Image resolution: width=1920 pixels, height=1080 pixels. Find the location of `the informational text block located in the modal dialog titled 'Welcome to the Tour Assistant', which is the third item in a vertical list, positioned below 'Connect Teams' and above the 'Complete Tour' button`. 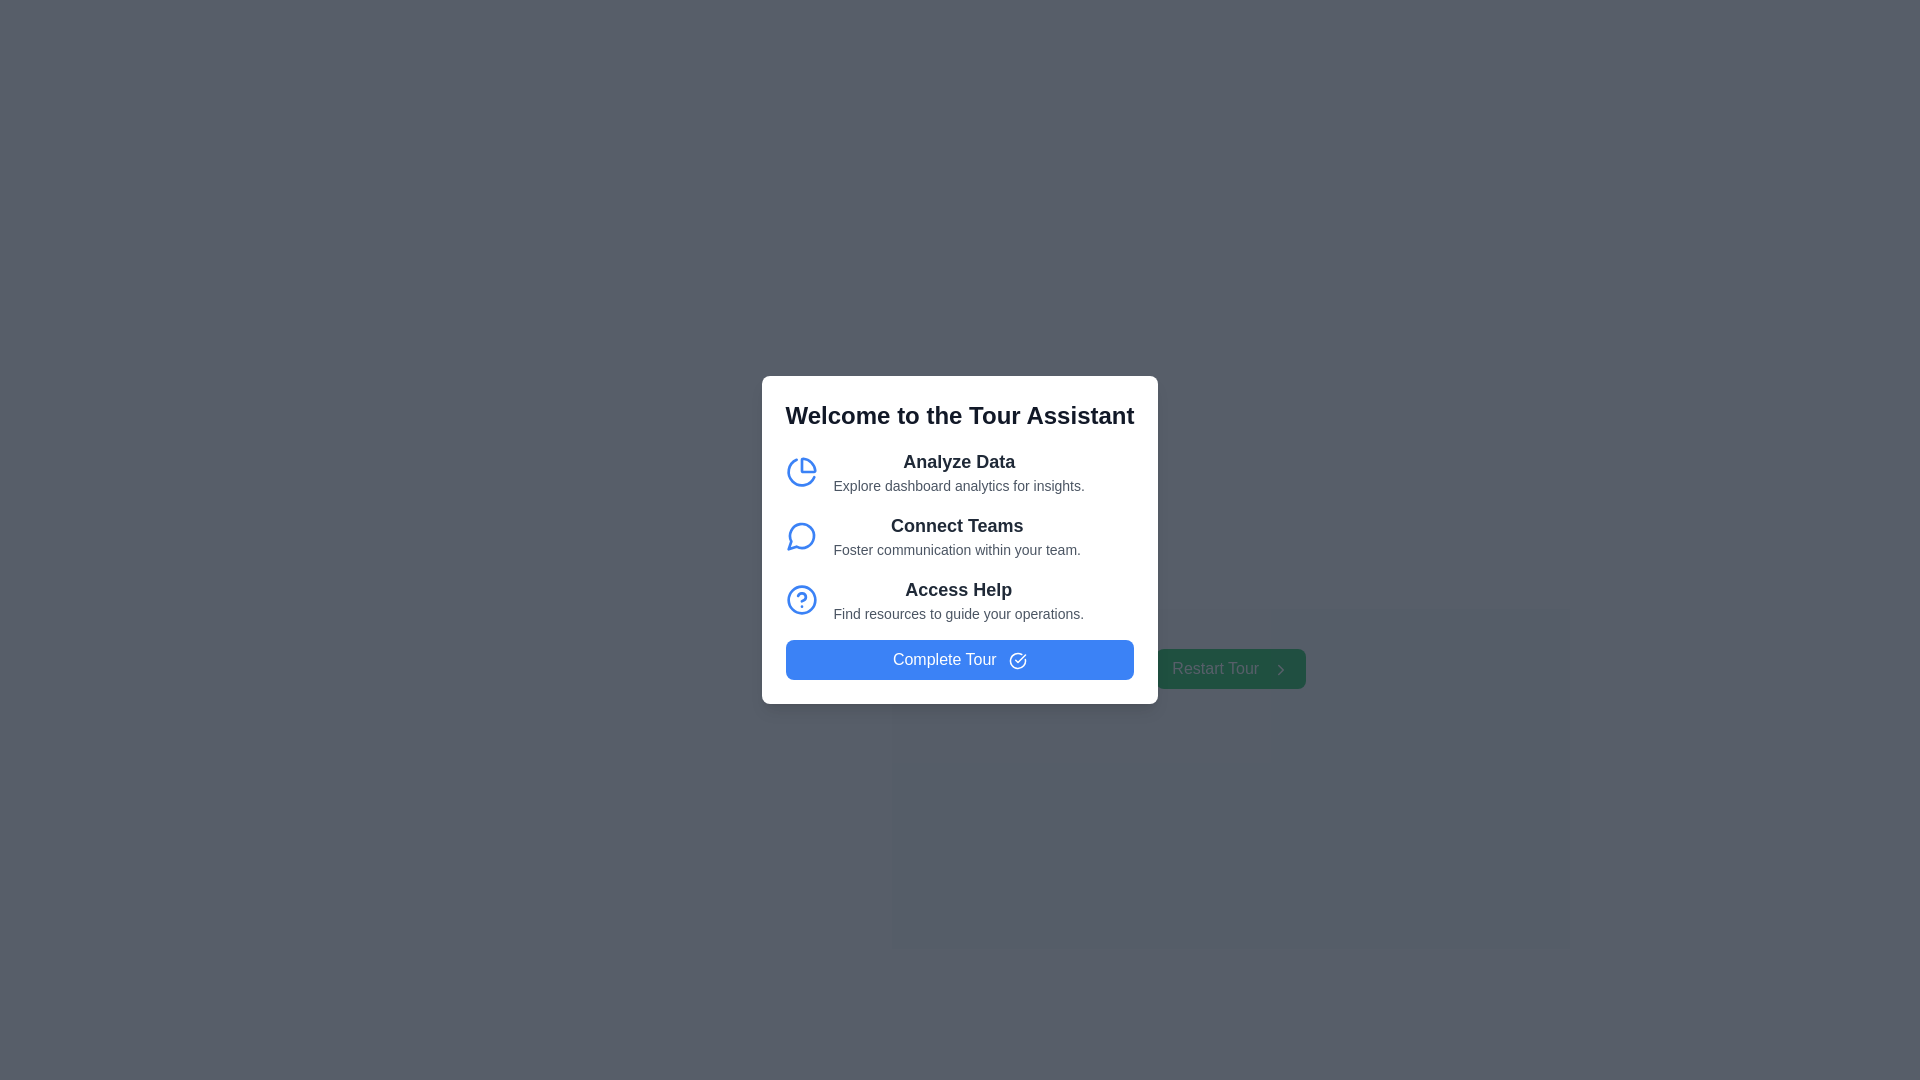

the informational text block located in the modal dialog titled 'Welcome to the Tour Assistant', which is the third item in a vertical list, positioned below 'Connect Teams' and above the 'Complete Tour' button is located at coordinates (957, 599).